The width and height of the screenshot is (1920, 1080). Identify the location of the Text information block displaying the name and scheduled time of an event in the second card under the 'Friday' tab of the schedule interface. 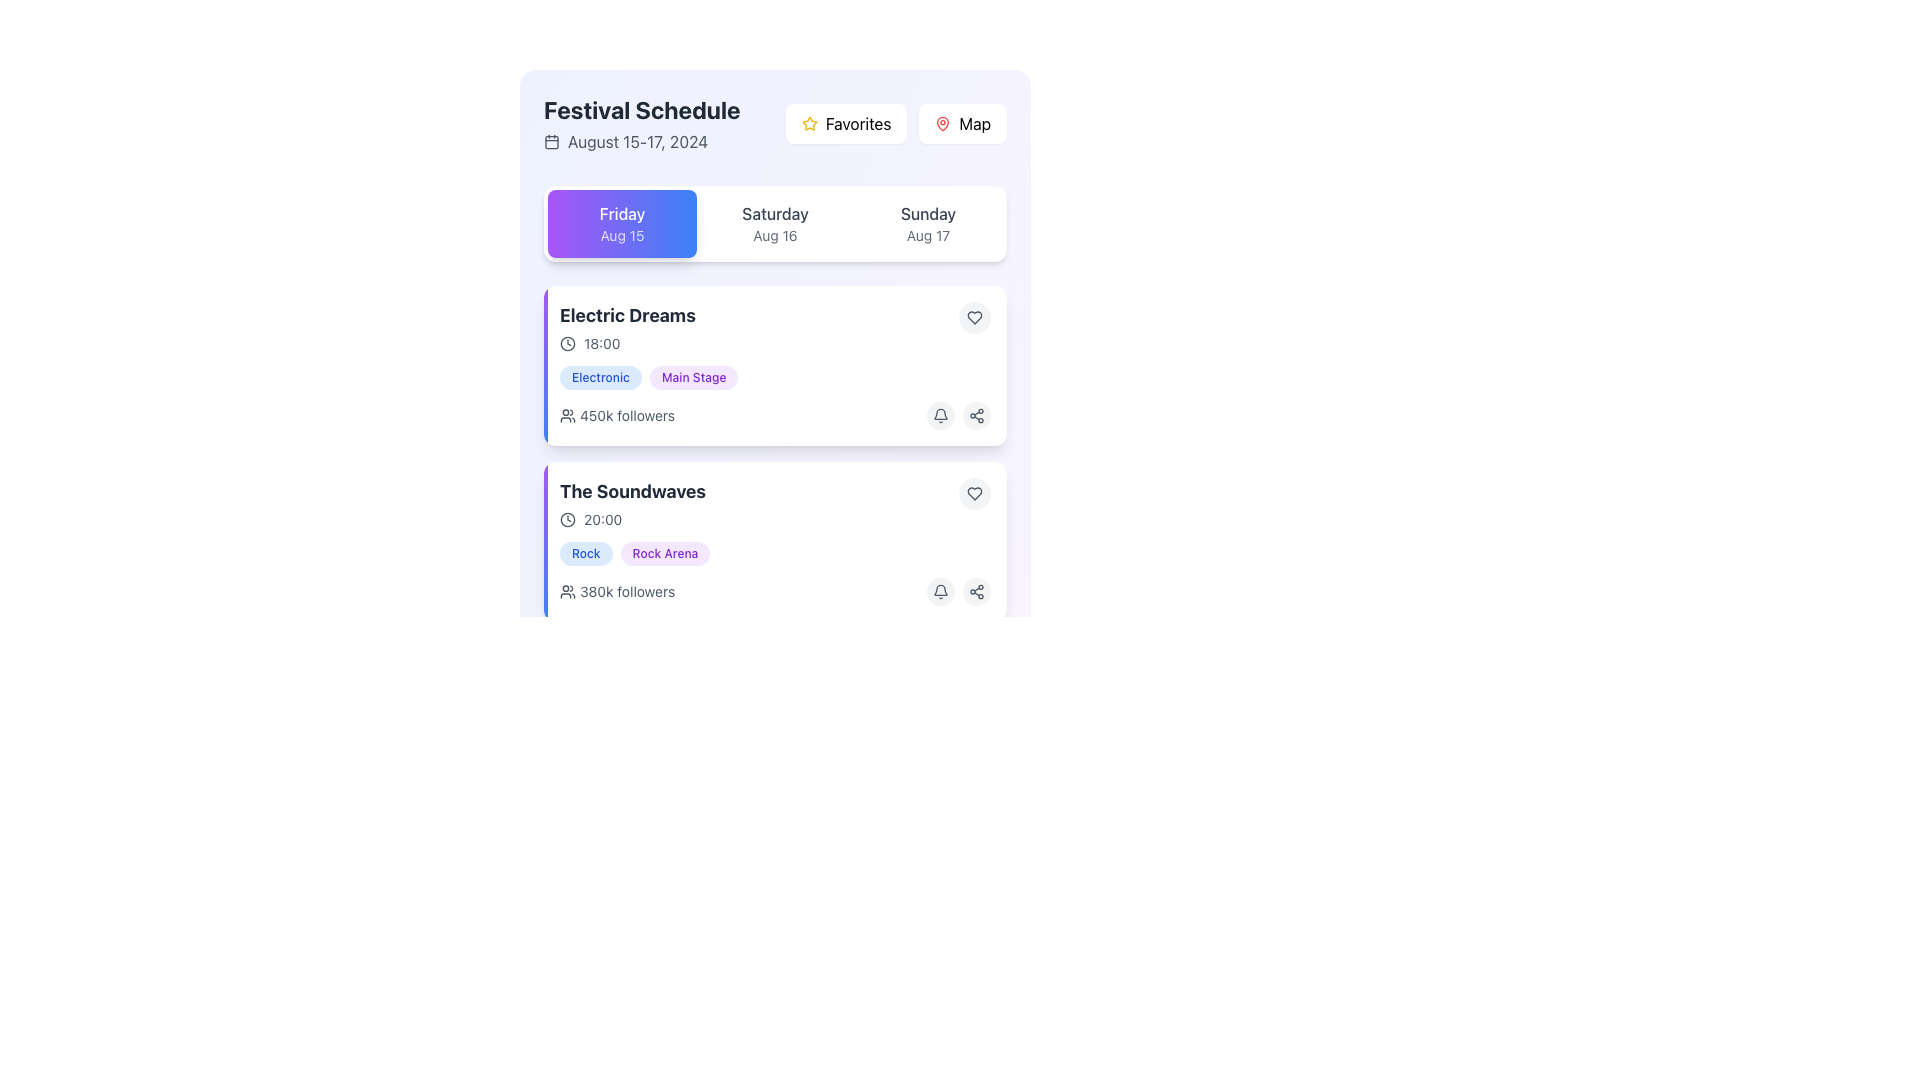
(632, 503).